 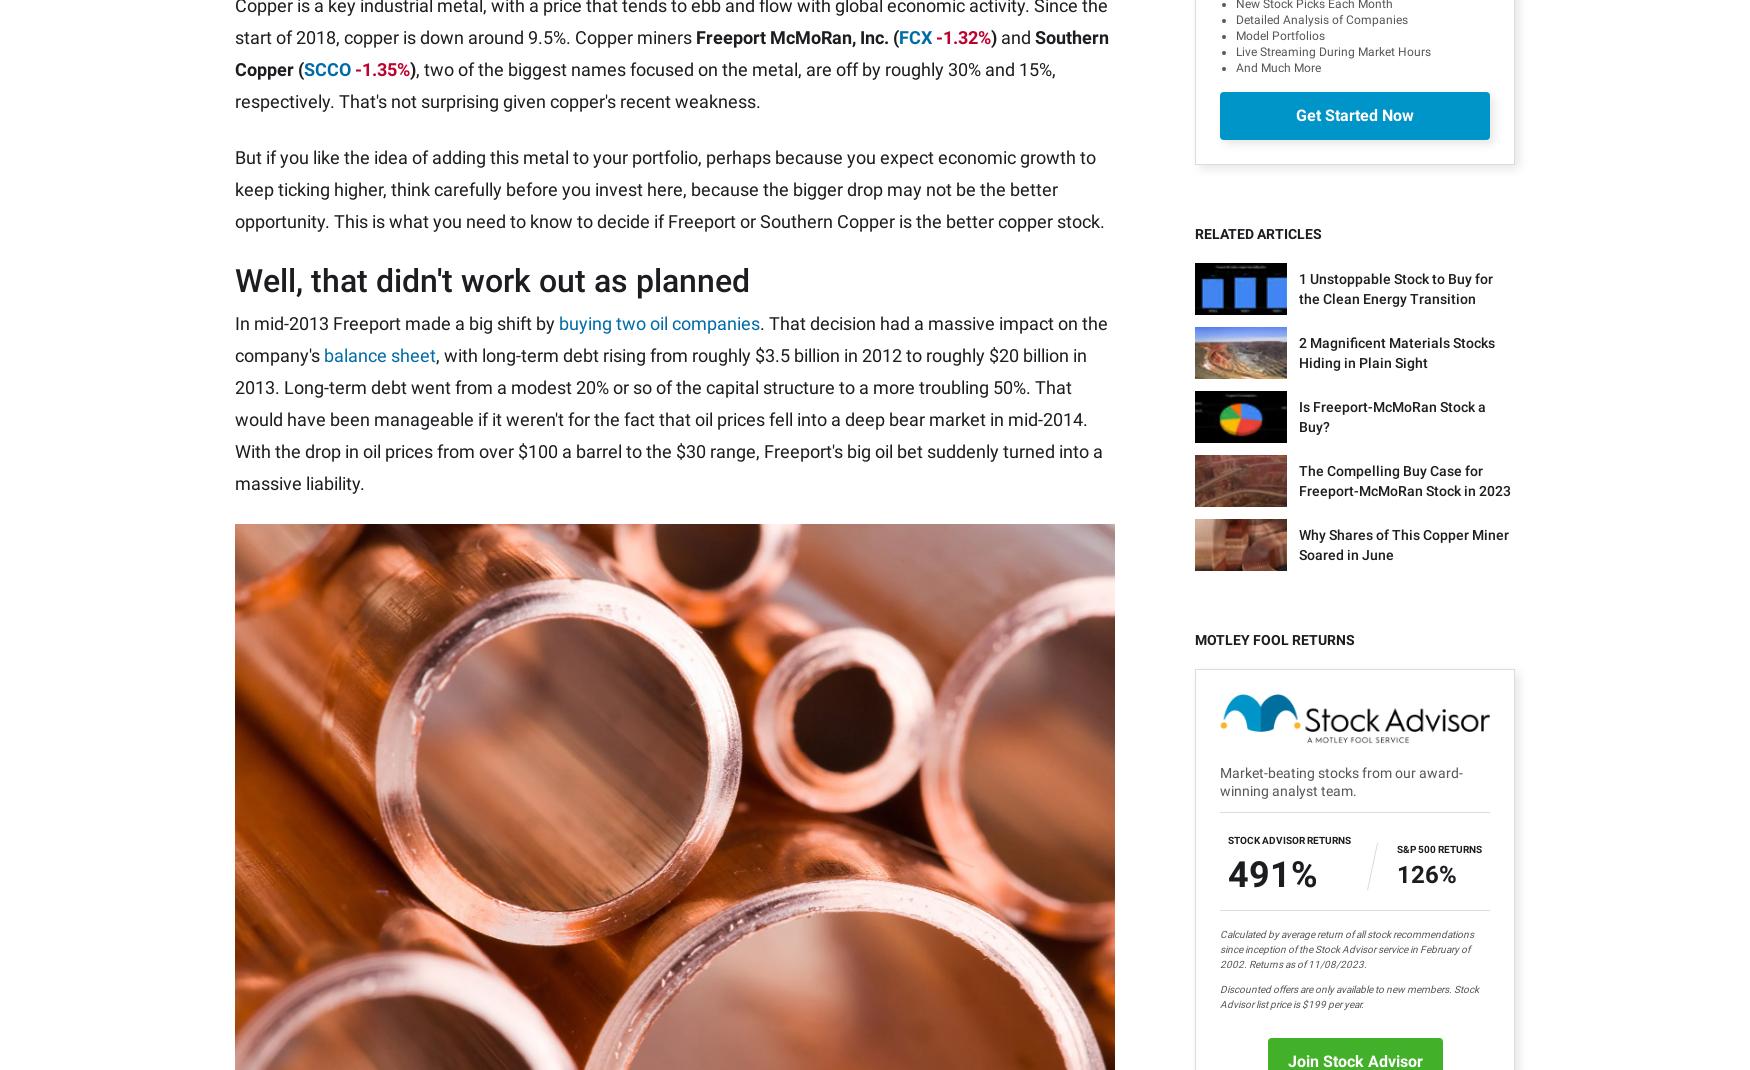 What do you see at coordinates (599, 827) in the screenshot?
I see `'Research'` at bounding box center [599, 827].